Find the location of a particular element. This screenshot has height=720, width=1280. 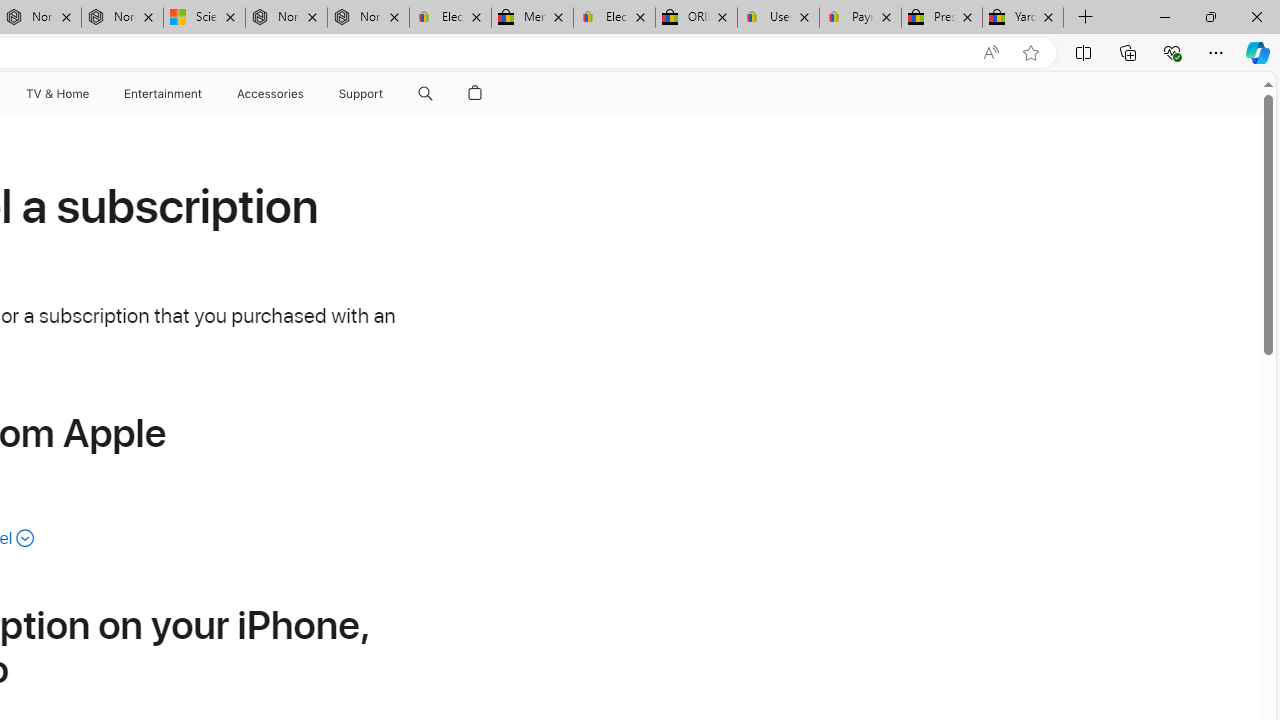

'Entertainment' is located at coordinates (163, 93).